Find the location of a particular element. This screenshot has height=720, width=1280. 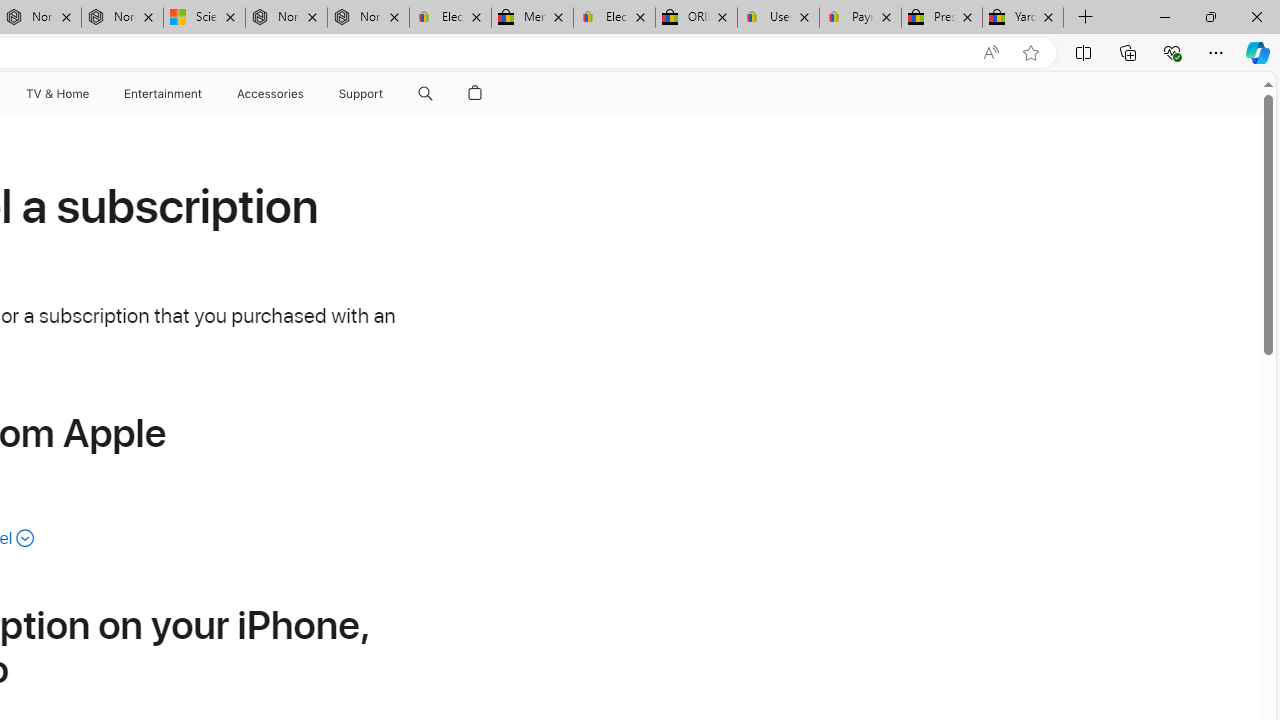

'Entertainment' is located at coordinates (163, 93).